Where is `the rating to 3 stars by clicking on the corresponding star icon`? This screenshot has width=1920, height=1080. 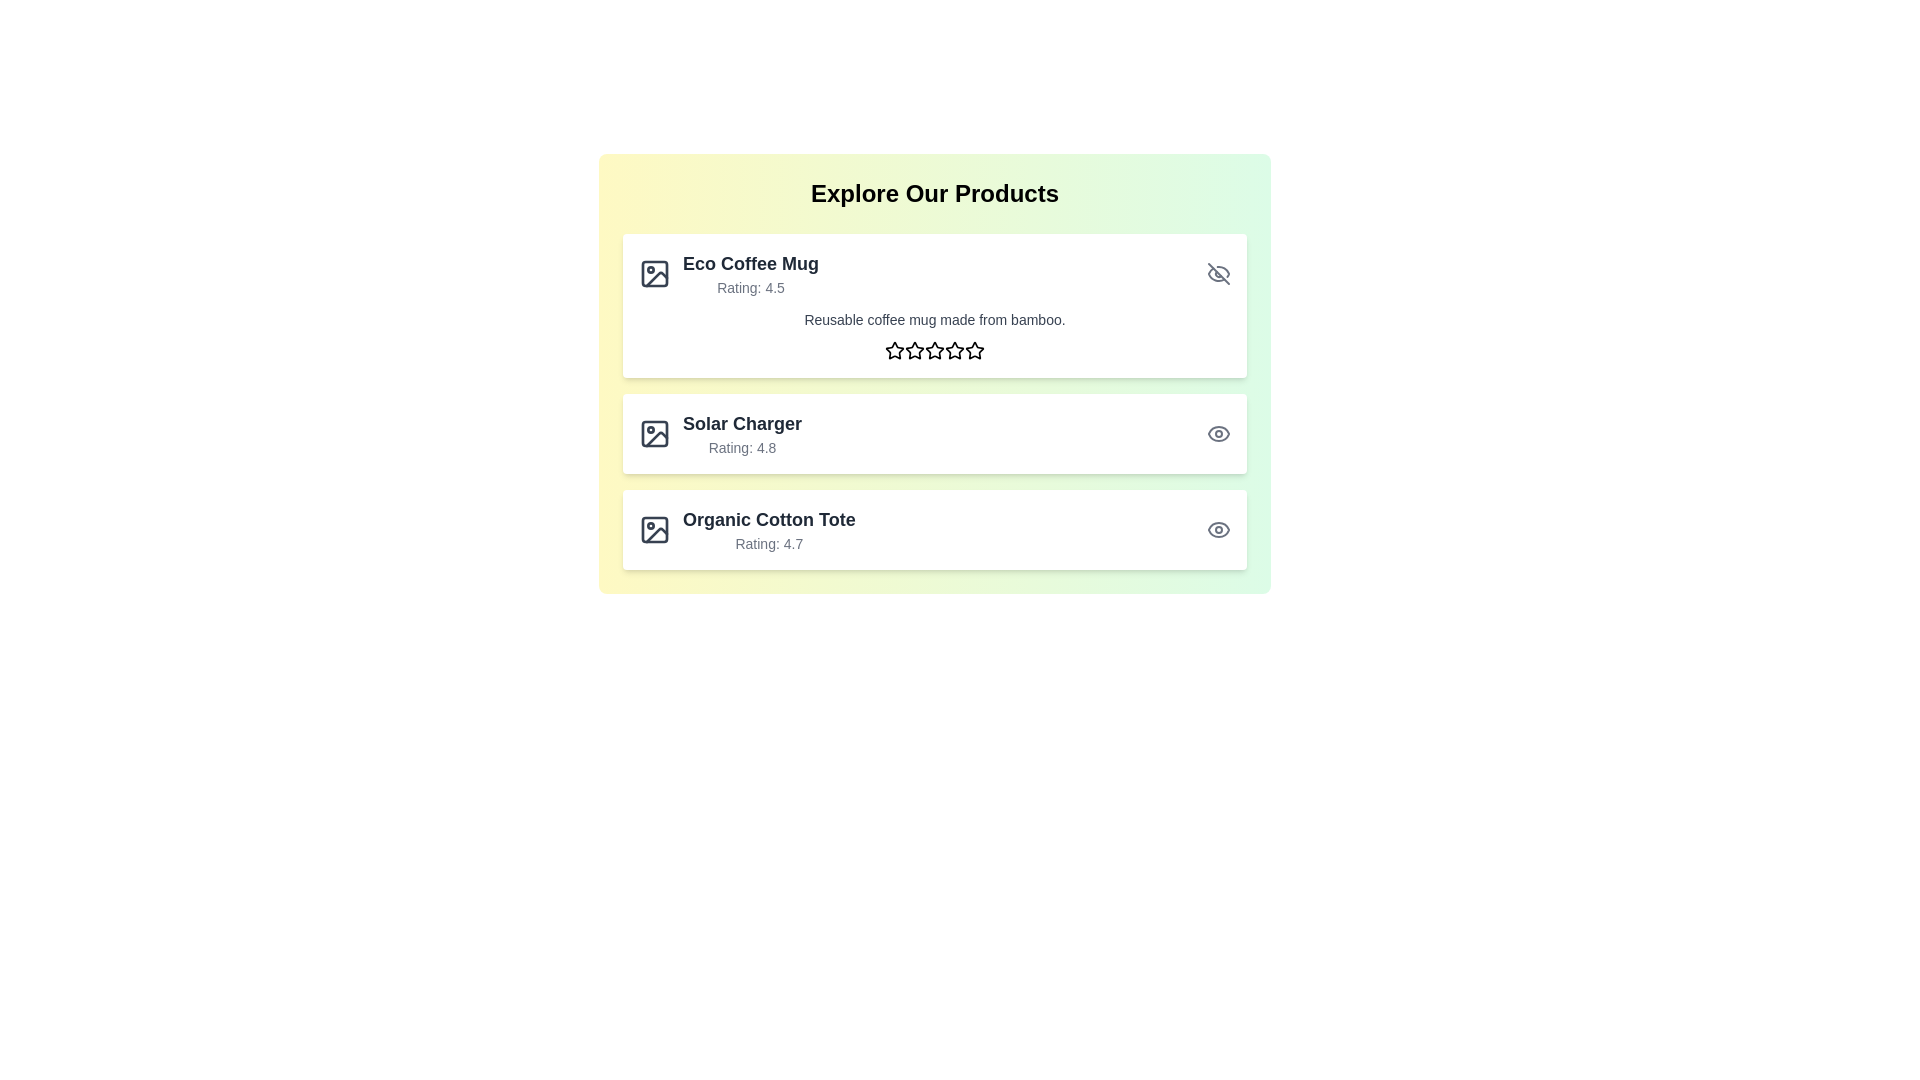 the rating to 3 stars by clicking on the corresponding star icon is located at coordinates (934, 349).